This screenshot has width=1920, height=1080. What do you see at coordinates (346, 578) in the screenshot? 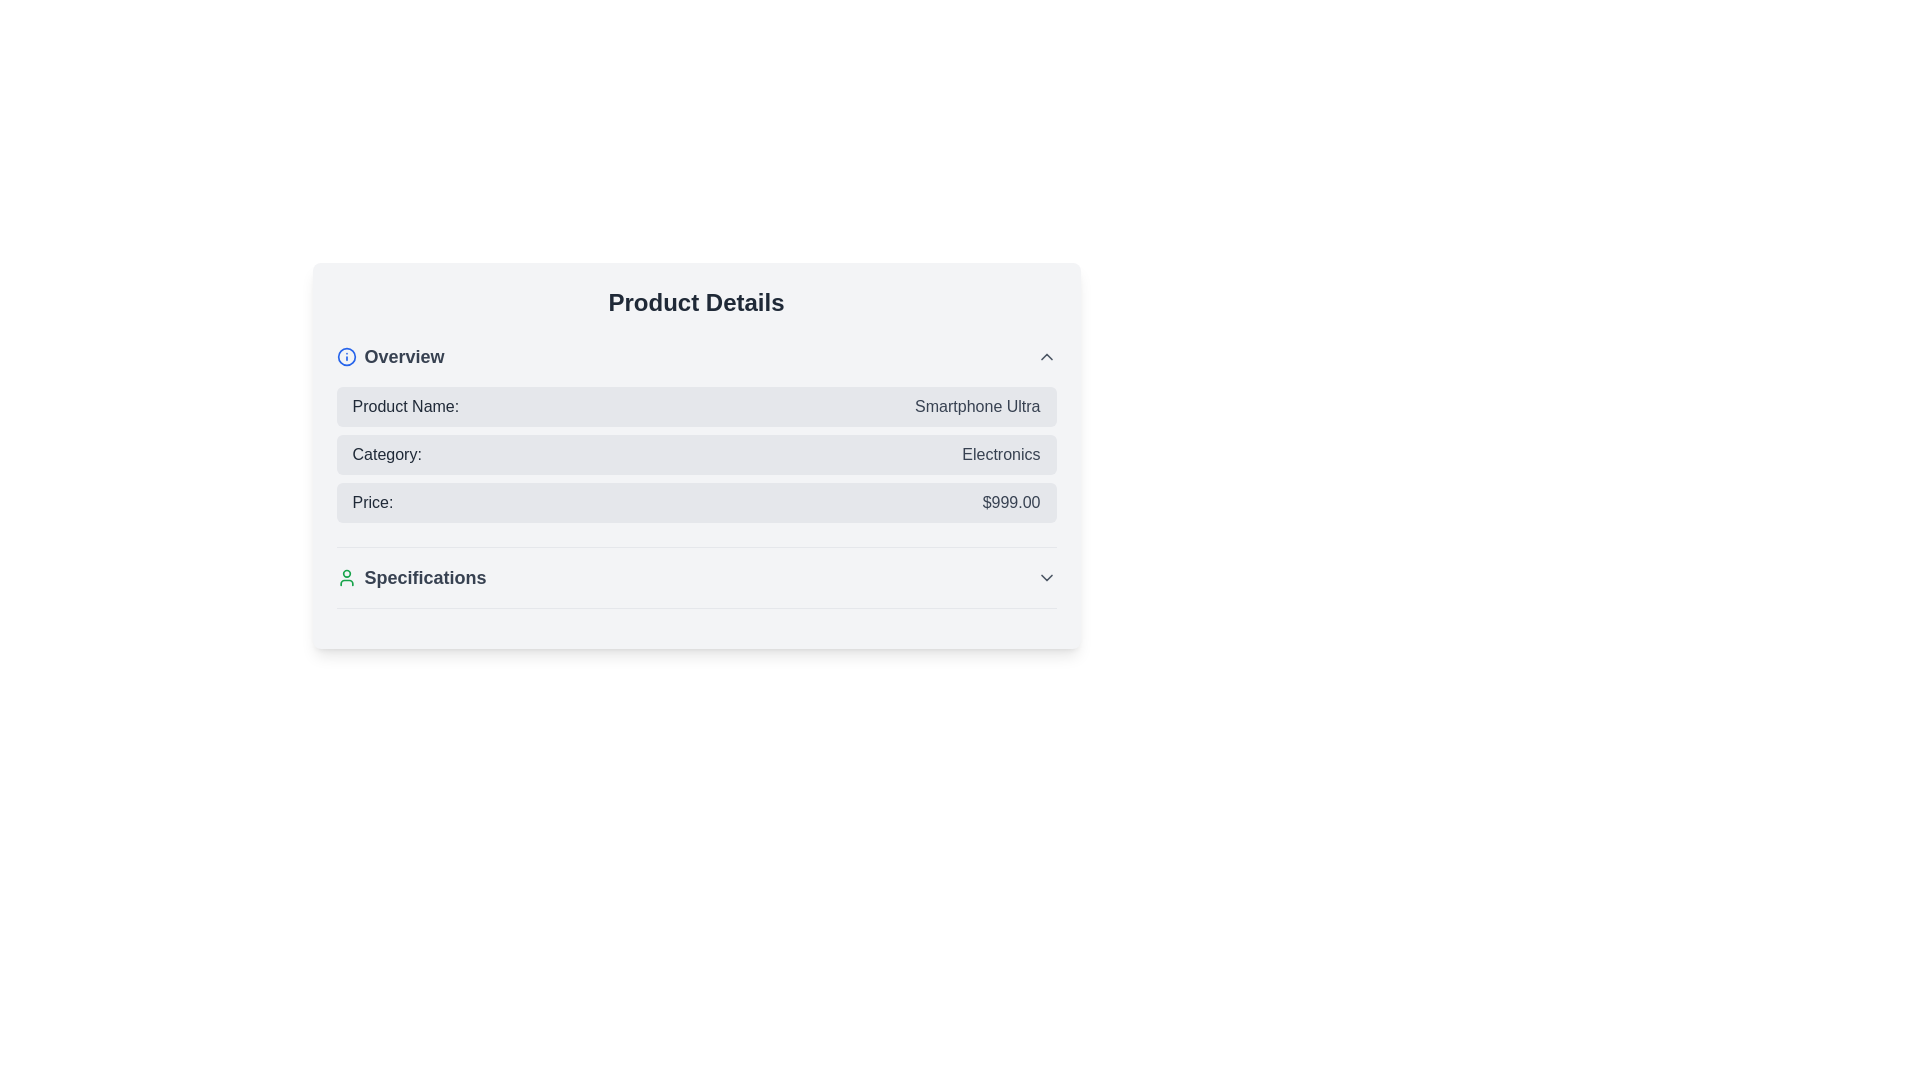
I see `the green user silhouette icon located to the left of the 'Specifications' text` at bounding box center [346, 578].